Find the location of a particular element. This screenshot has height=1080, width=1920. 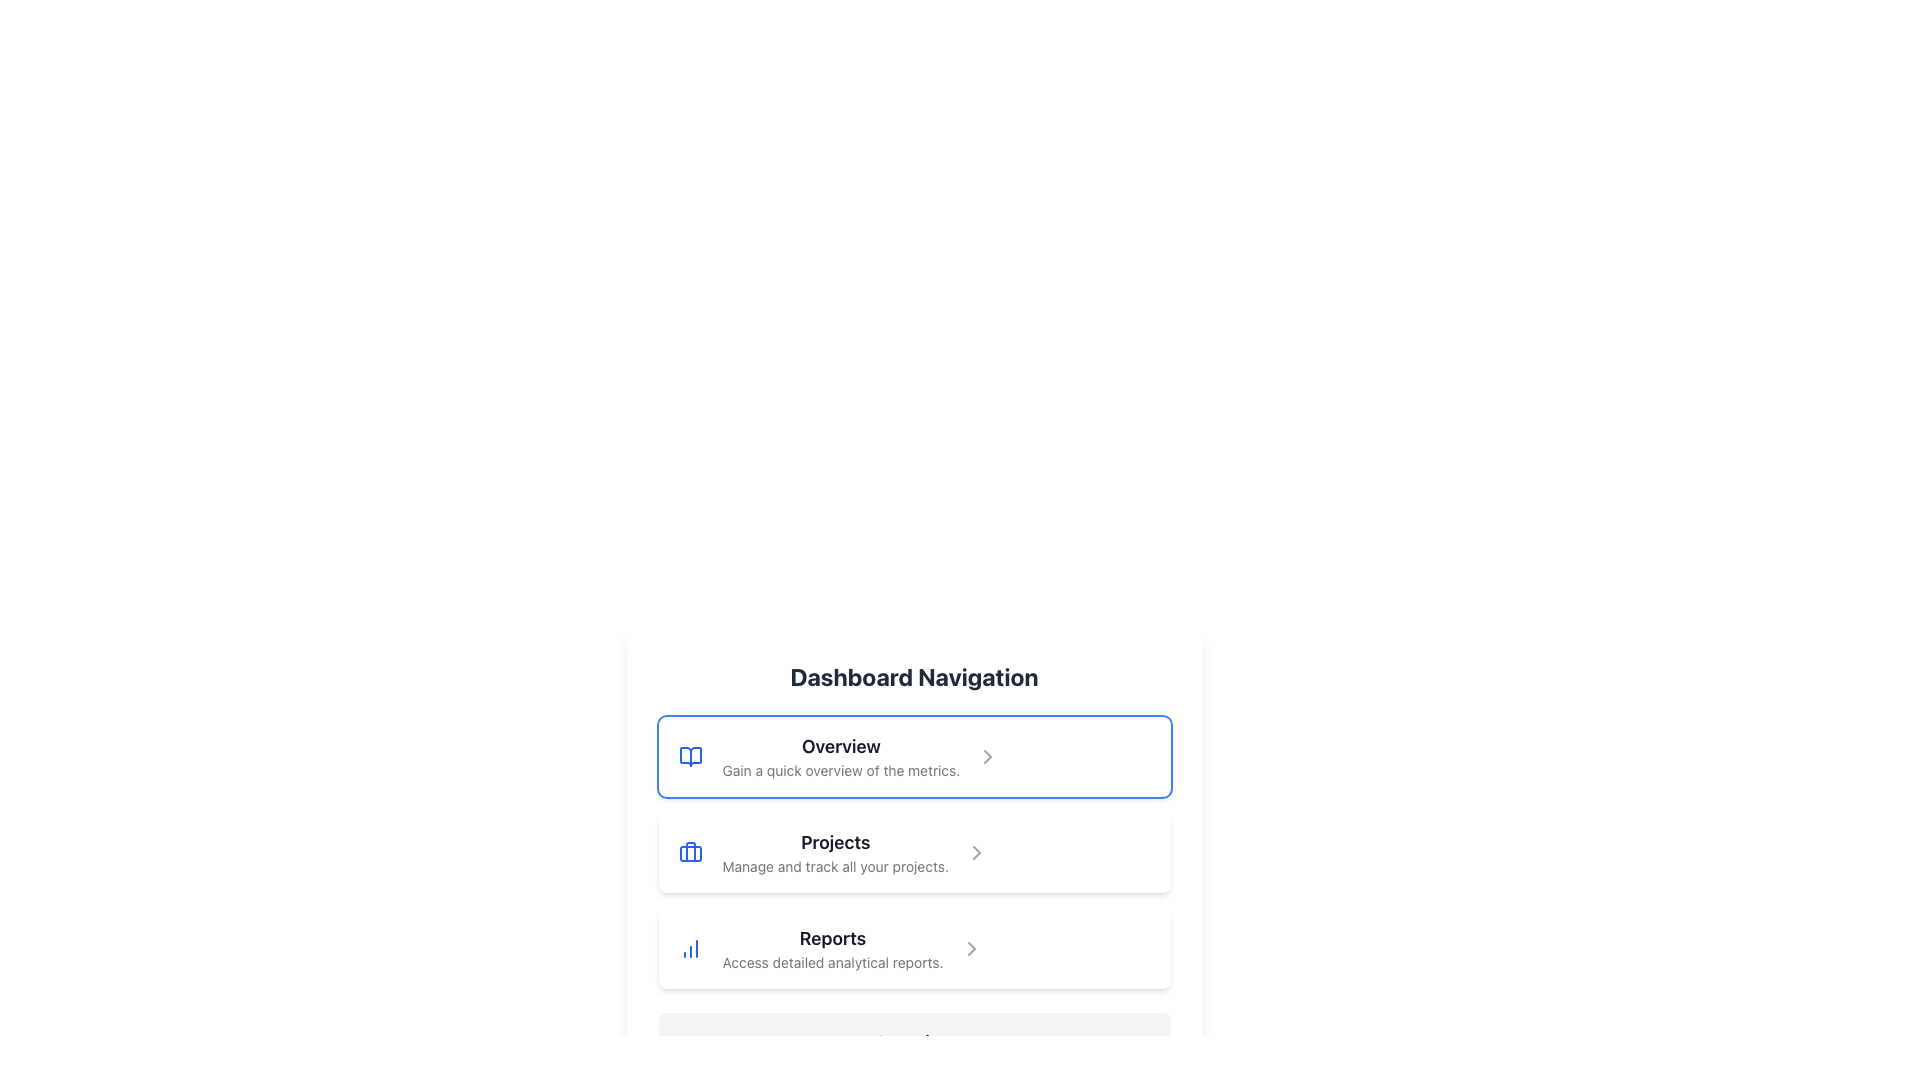

the second item in the vertical list of navigation options under the 'Dashboard Navigation' section is located at coordinates (913, 852).